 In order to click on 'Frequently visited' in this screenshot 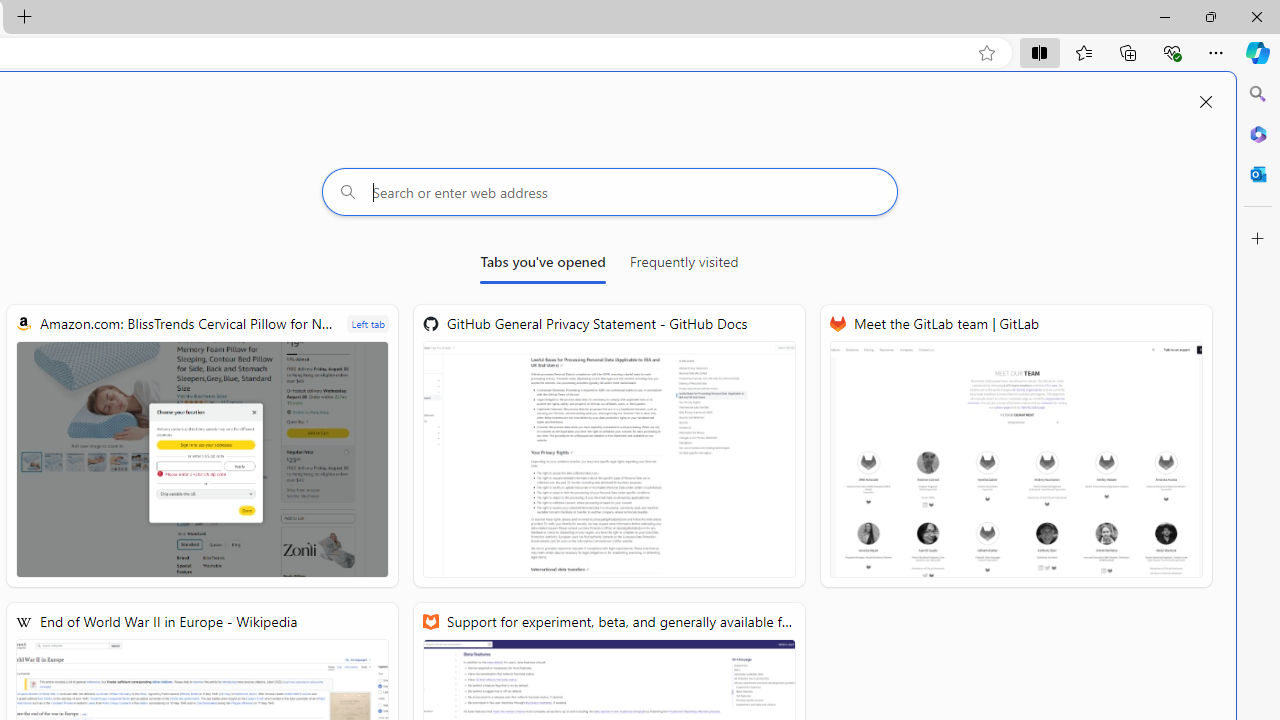, I will do `click(683, 265)`.